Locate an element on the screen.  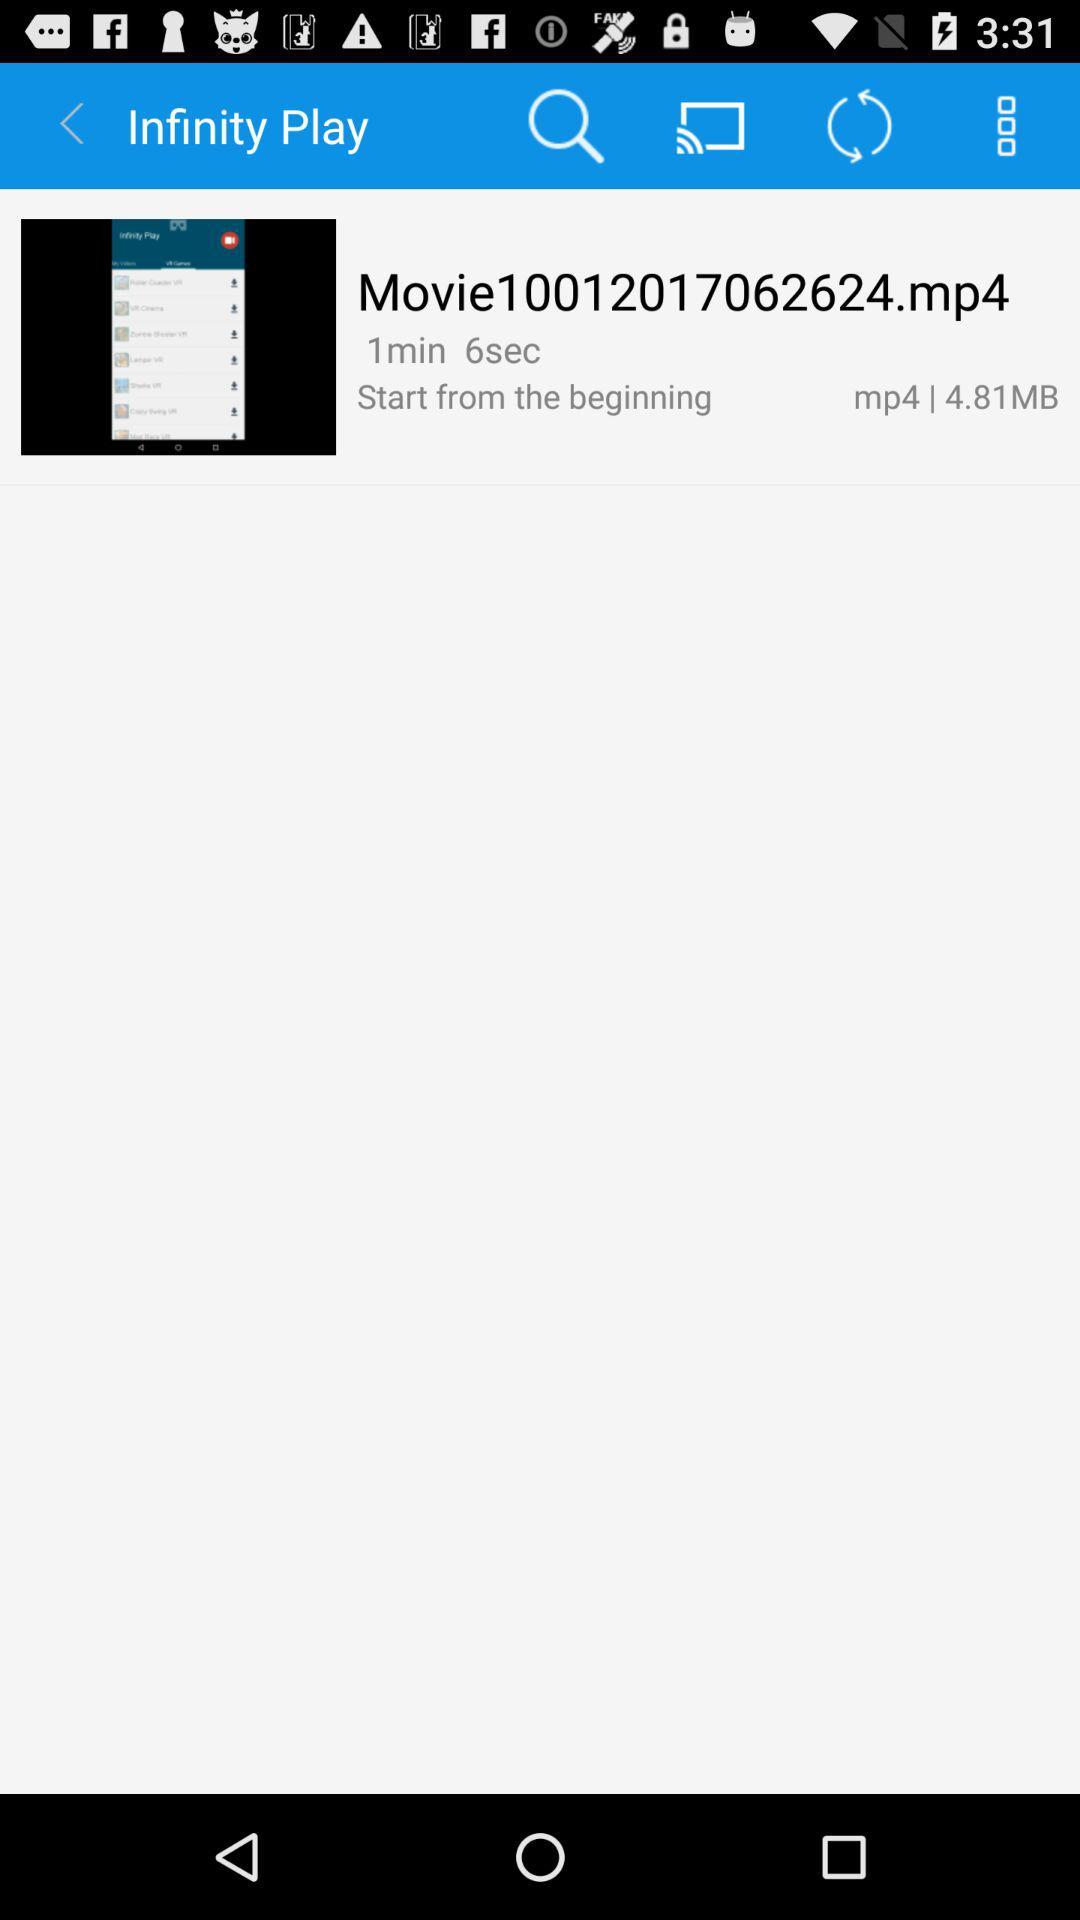
item next to movie10012017062624.mp4 item is located at coordinates (177, 337).